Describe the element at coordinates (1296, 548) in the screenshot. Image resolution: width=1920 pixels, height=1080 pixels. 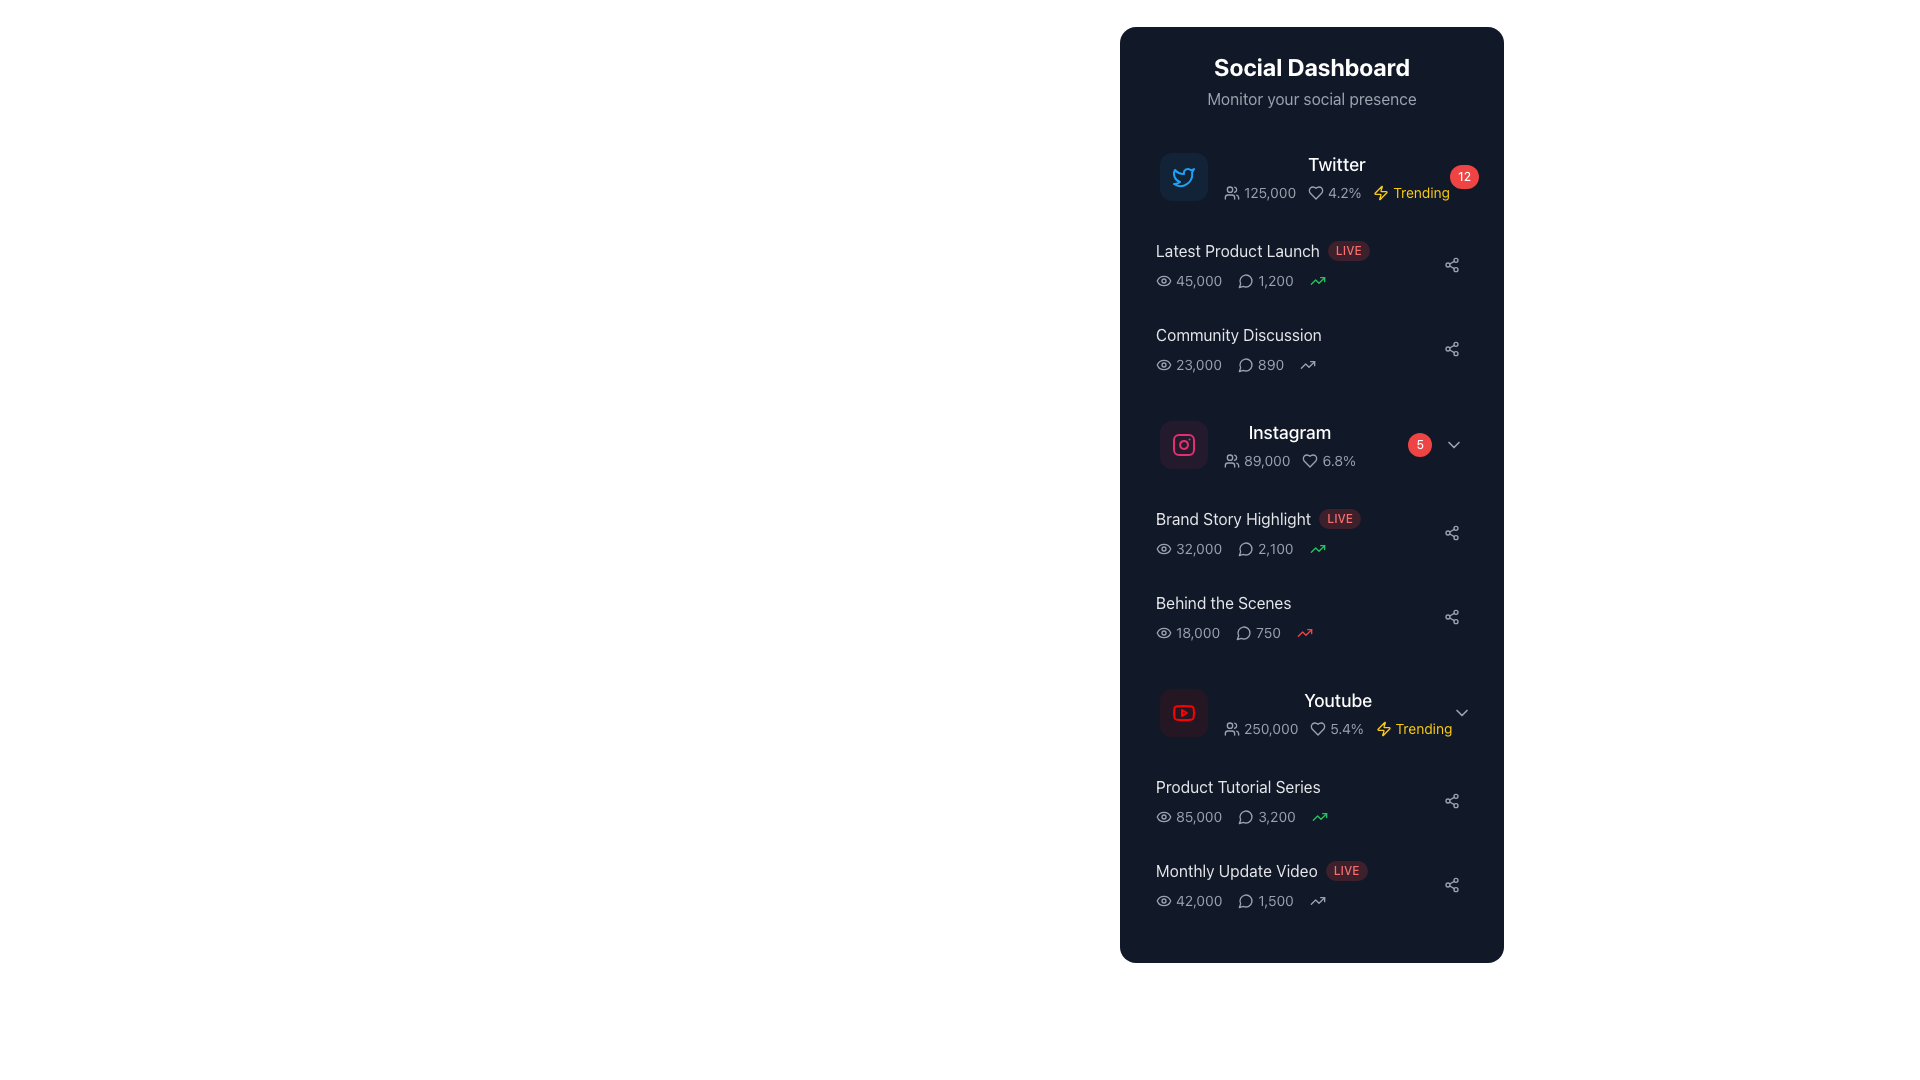
I see `the displayed statistics in the 'Brand Story Highlight' section, which is the third element in the sidebar below the title and 'LIVE' badge` at that location.